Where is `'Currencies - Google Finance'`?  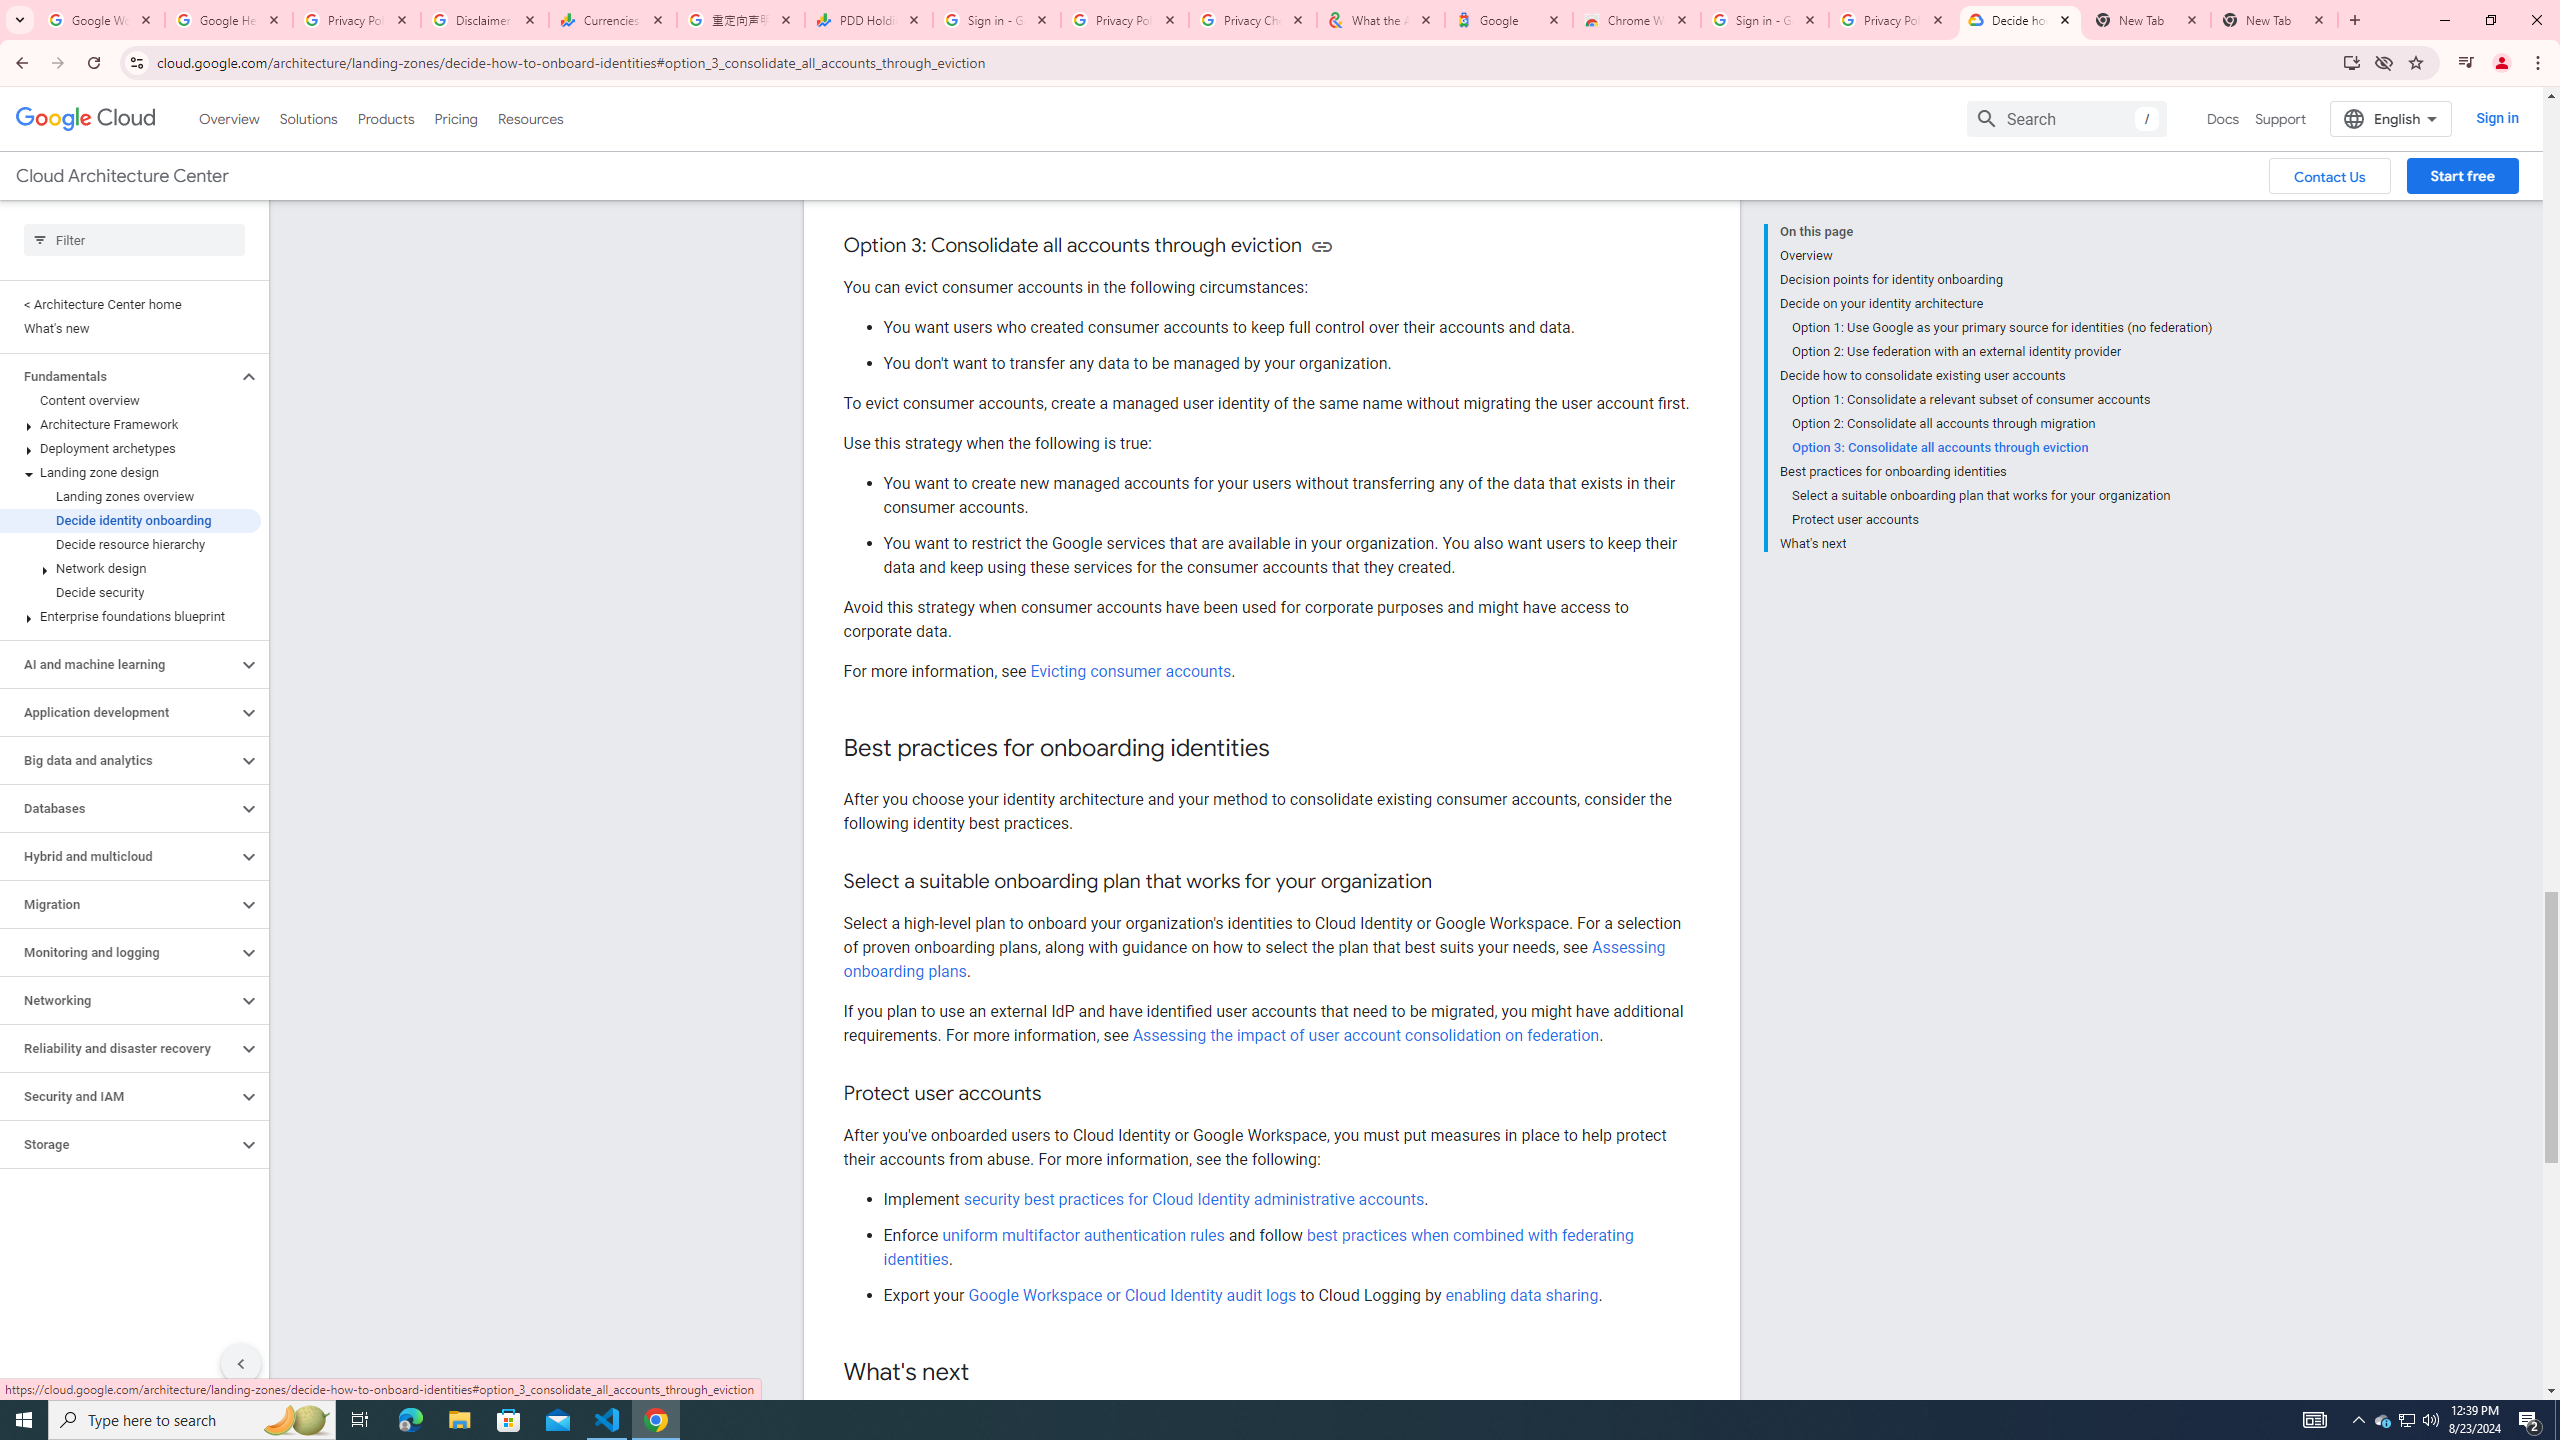 'Currencies - Google Finance' is located at coordinates (612, 19).